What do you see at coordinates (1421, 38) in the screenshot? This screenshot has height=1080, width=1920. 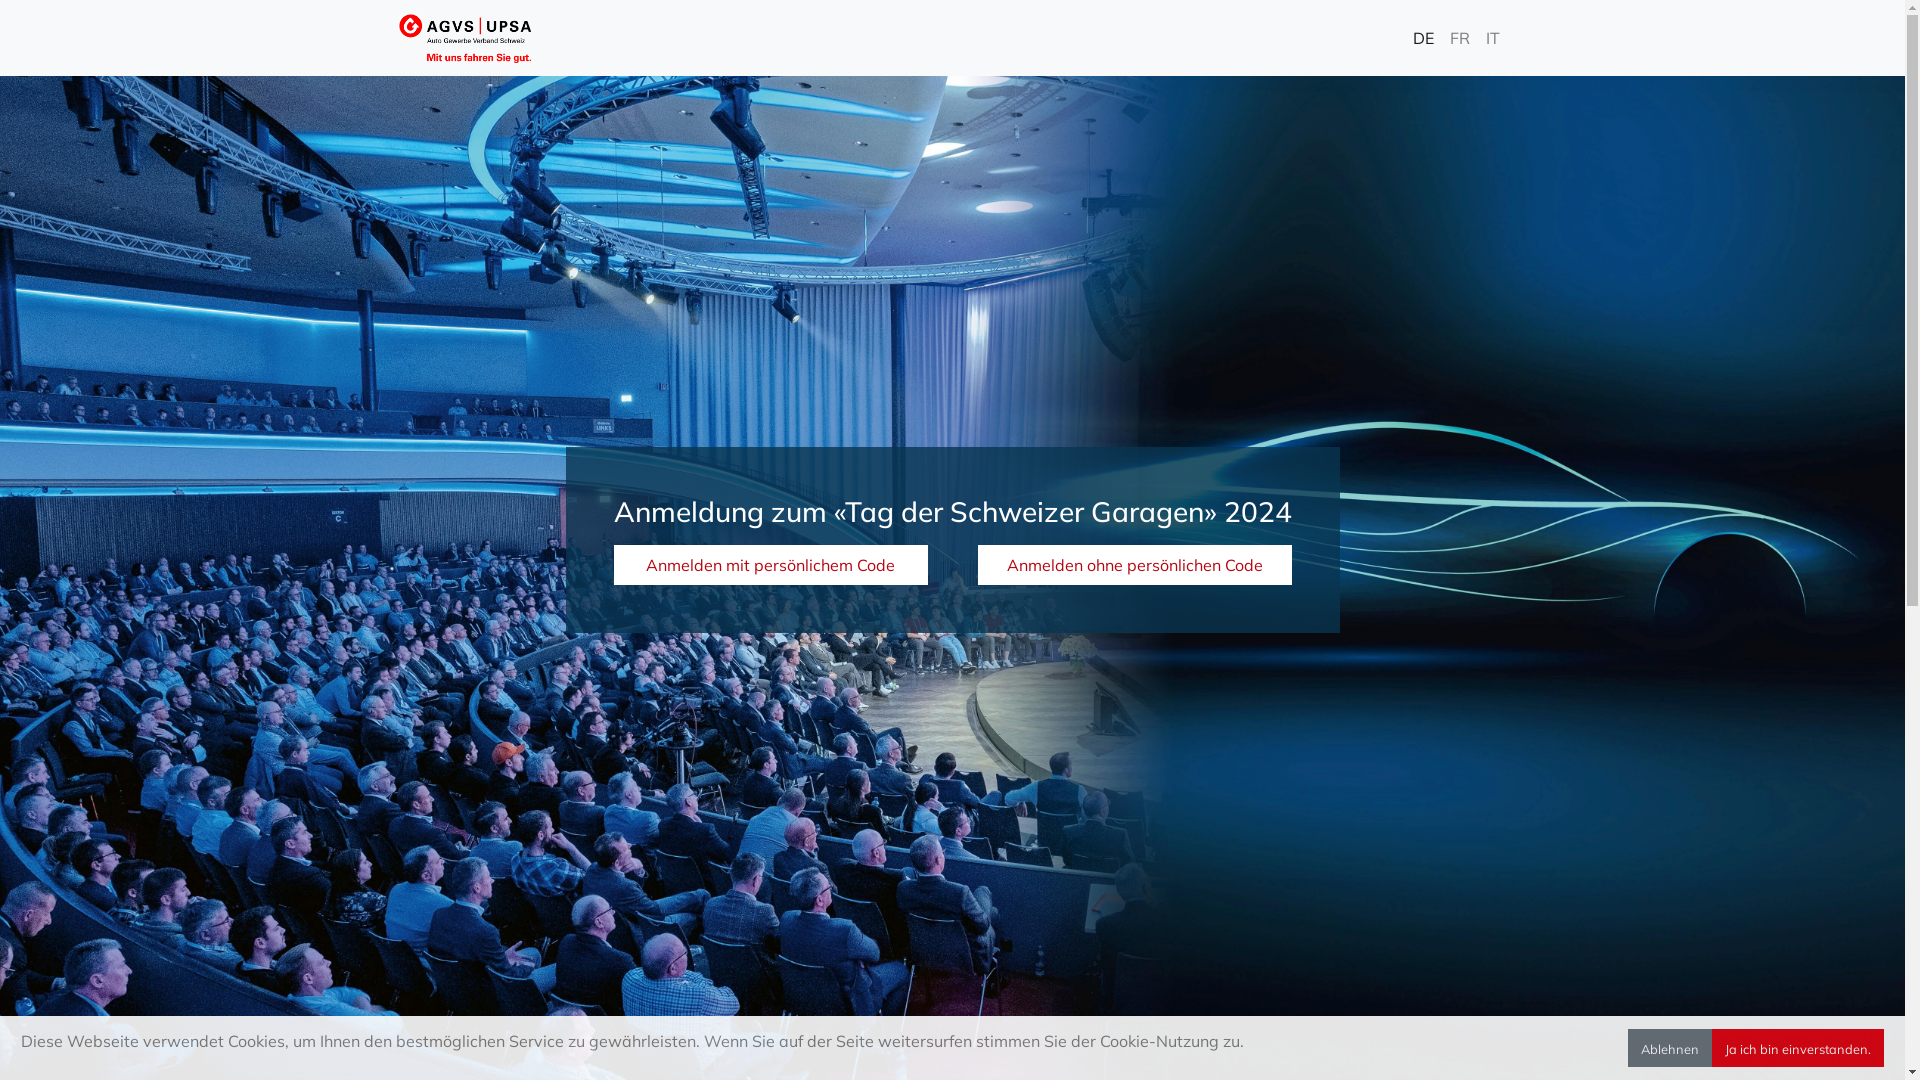 I see `'DE'` at bounding box center [1421, 38].